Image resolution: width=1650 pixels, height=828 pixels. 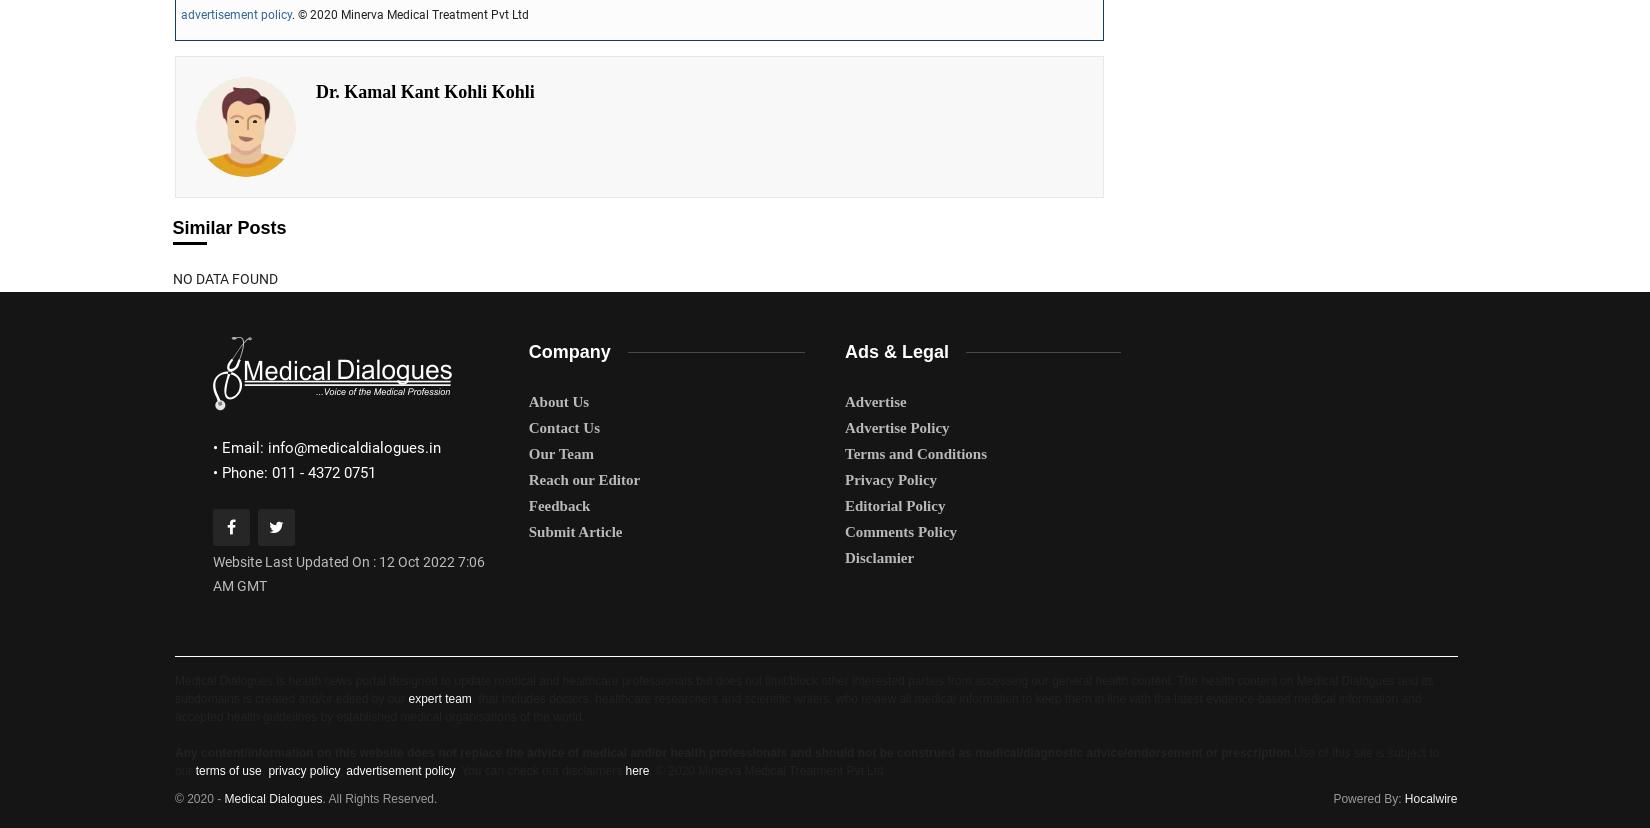 What do you see at coordinates (527, 477) in the screenshot?
I see `'Reach our Editor'` at bounding box center [527, 477].